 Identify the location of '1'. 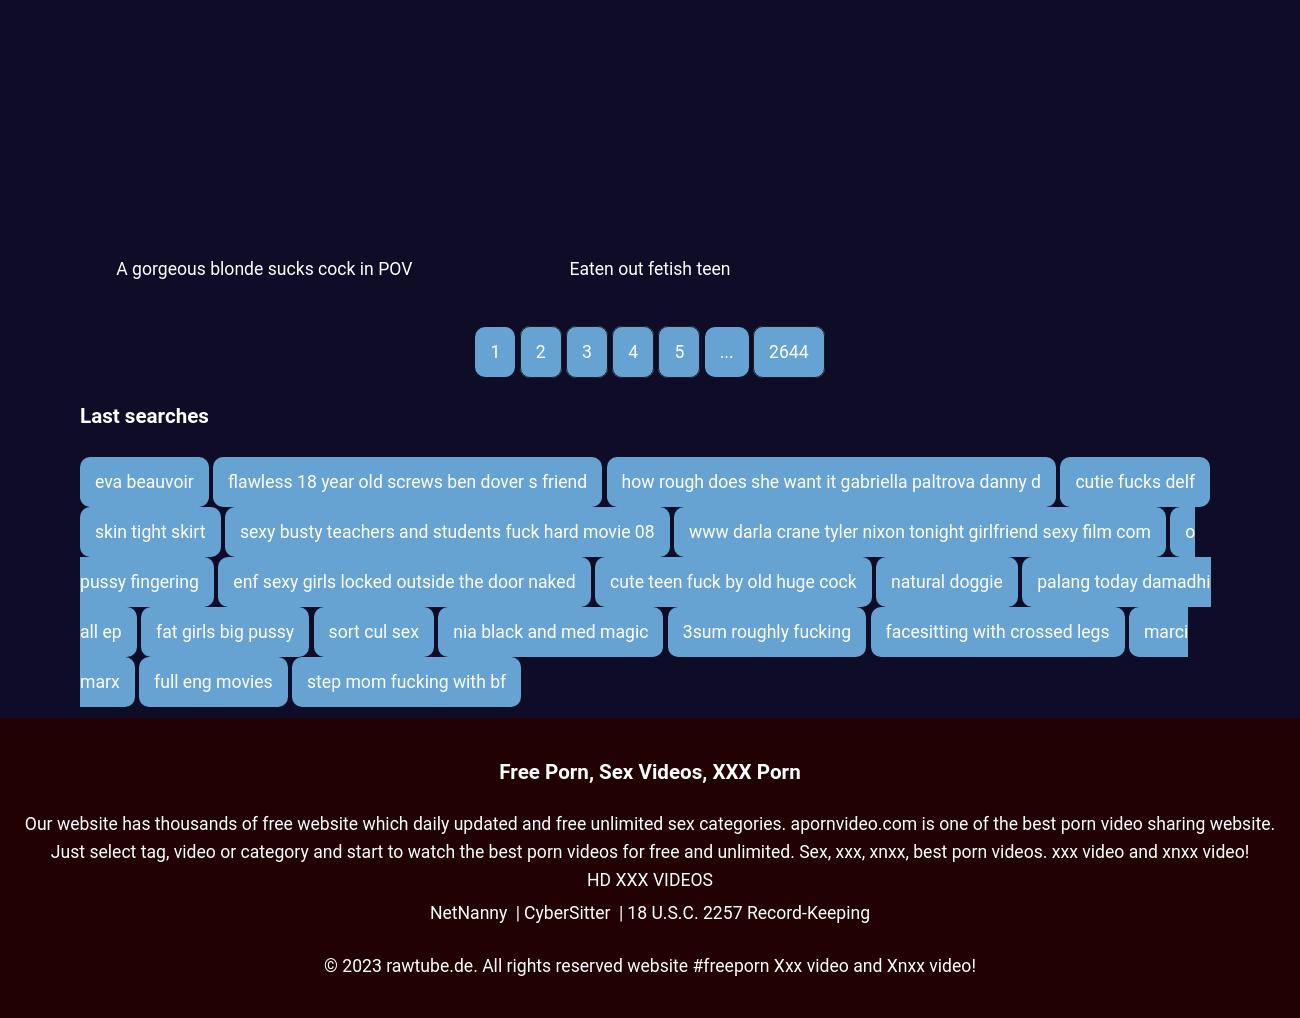
(489, 350).